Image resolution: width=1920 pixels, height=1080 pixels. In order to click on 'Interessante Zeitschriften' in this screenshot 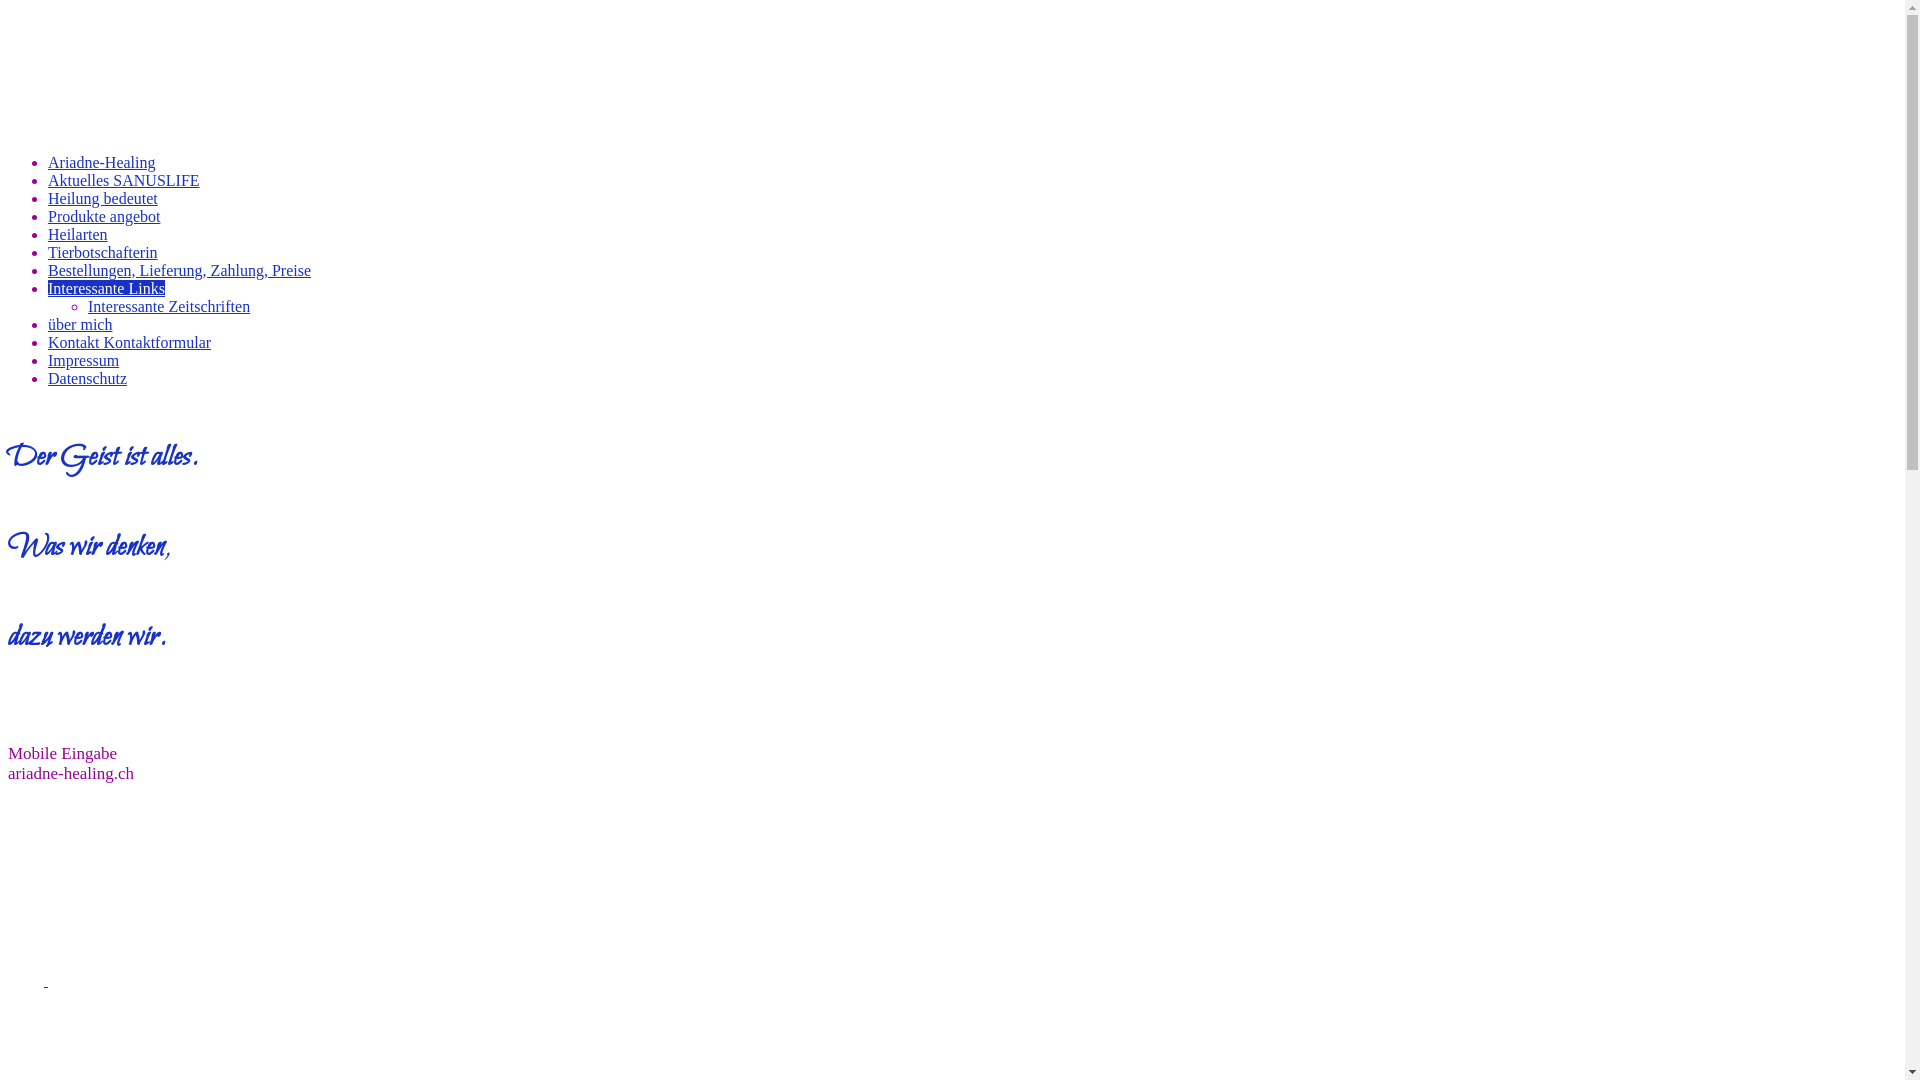, I will do `click(168, 306)`.